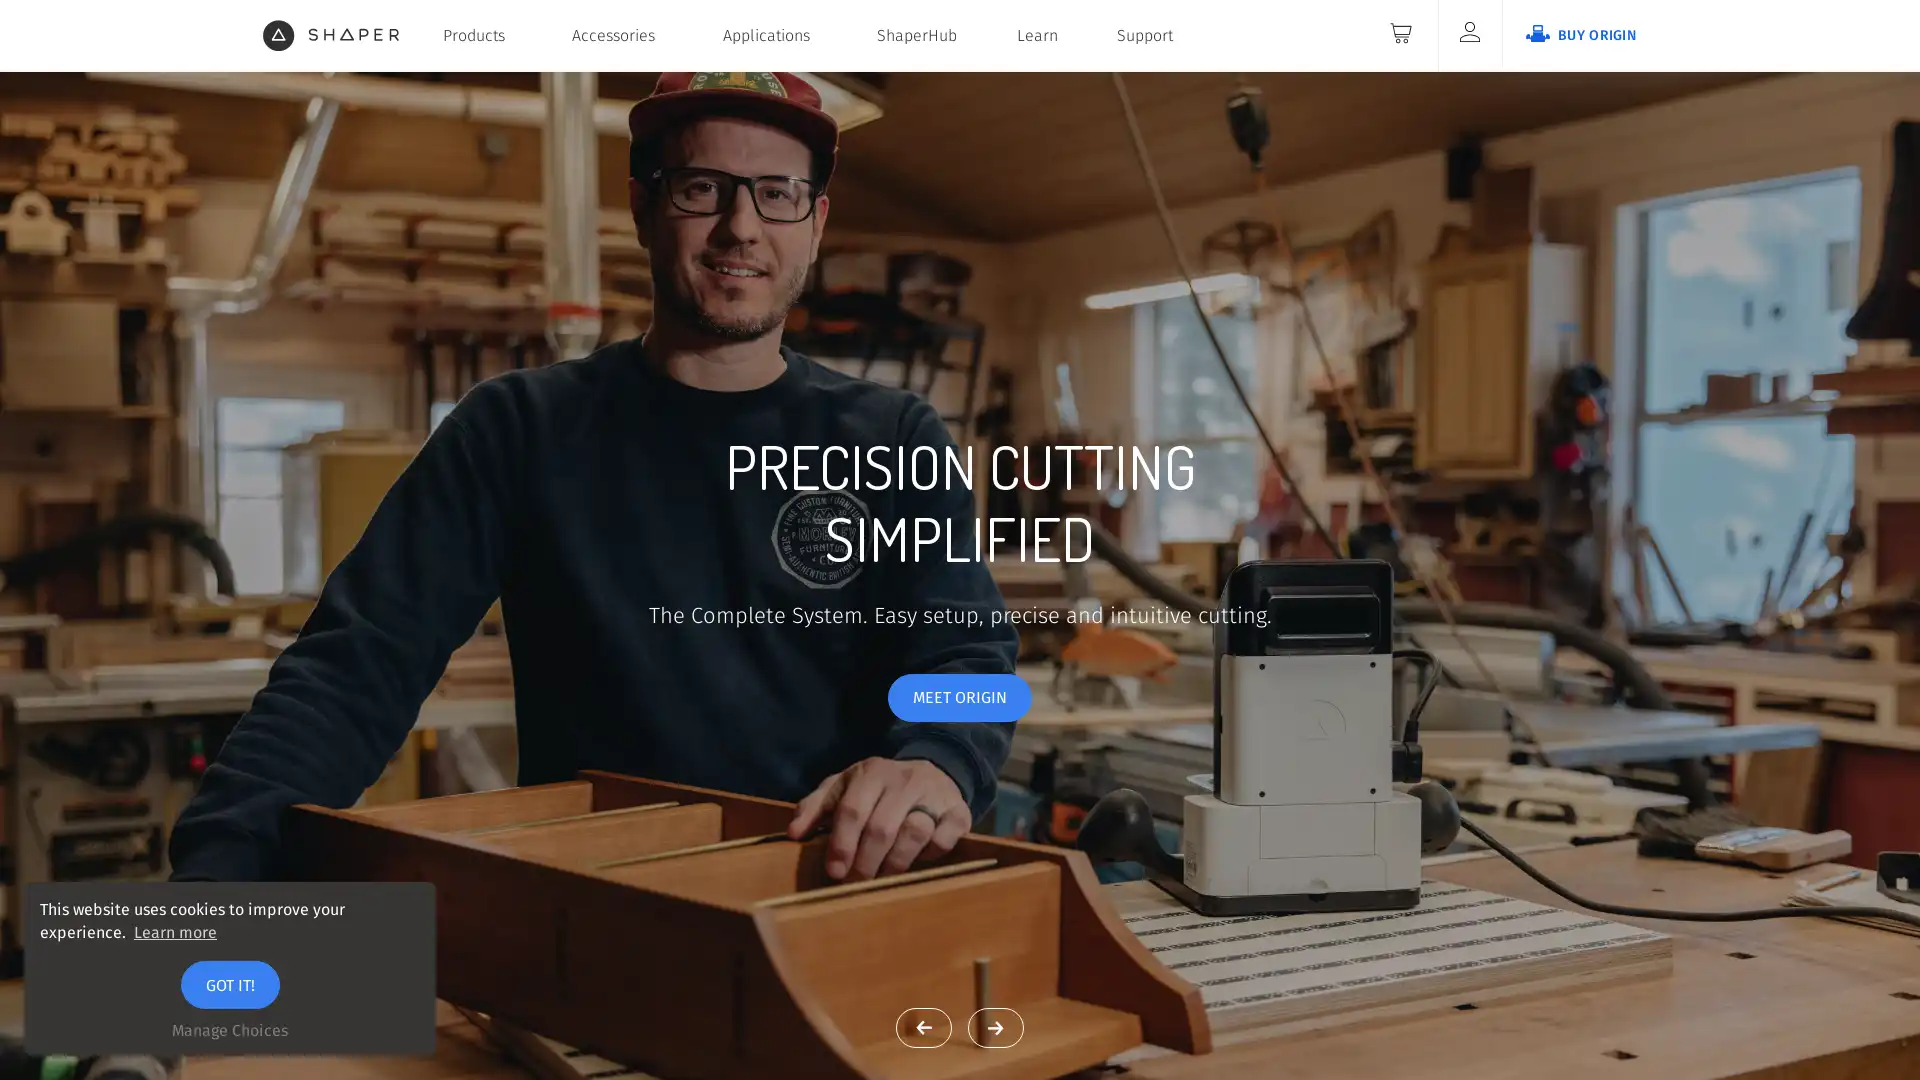  What do you see at coordinates (230, 1030) in the screenshot?
I see `Manage Choices` at bounding box center [230, 1030].